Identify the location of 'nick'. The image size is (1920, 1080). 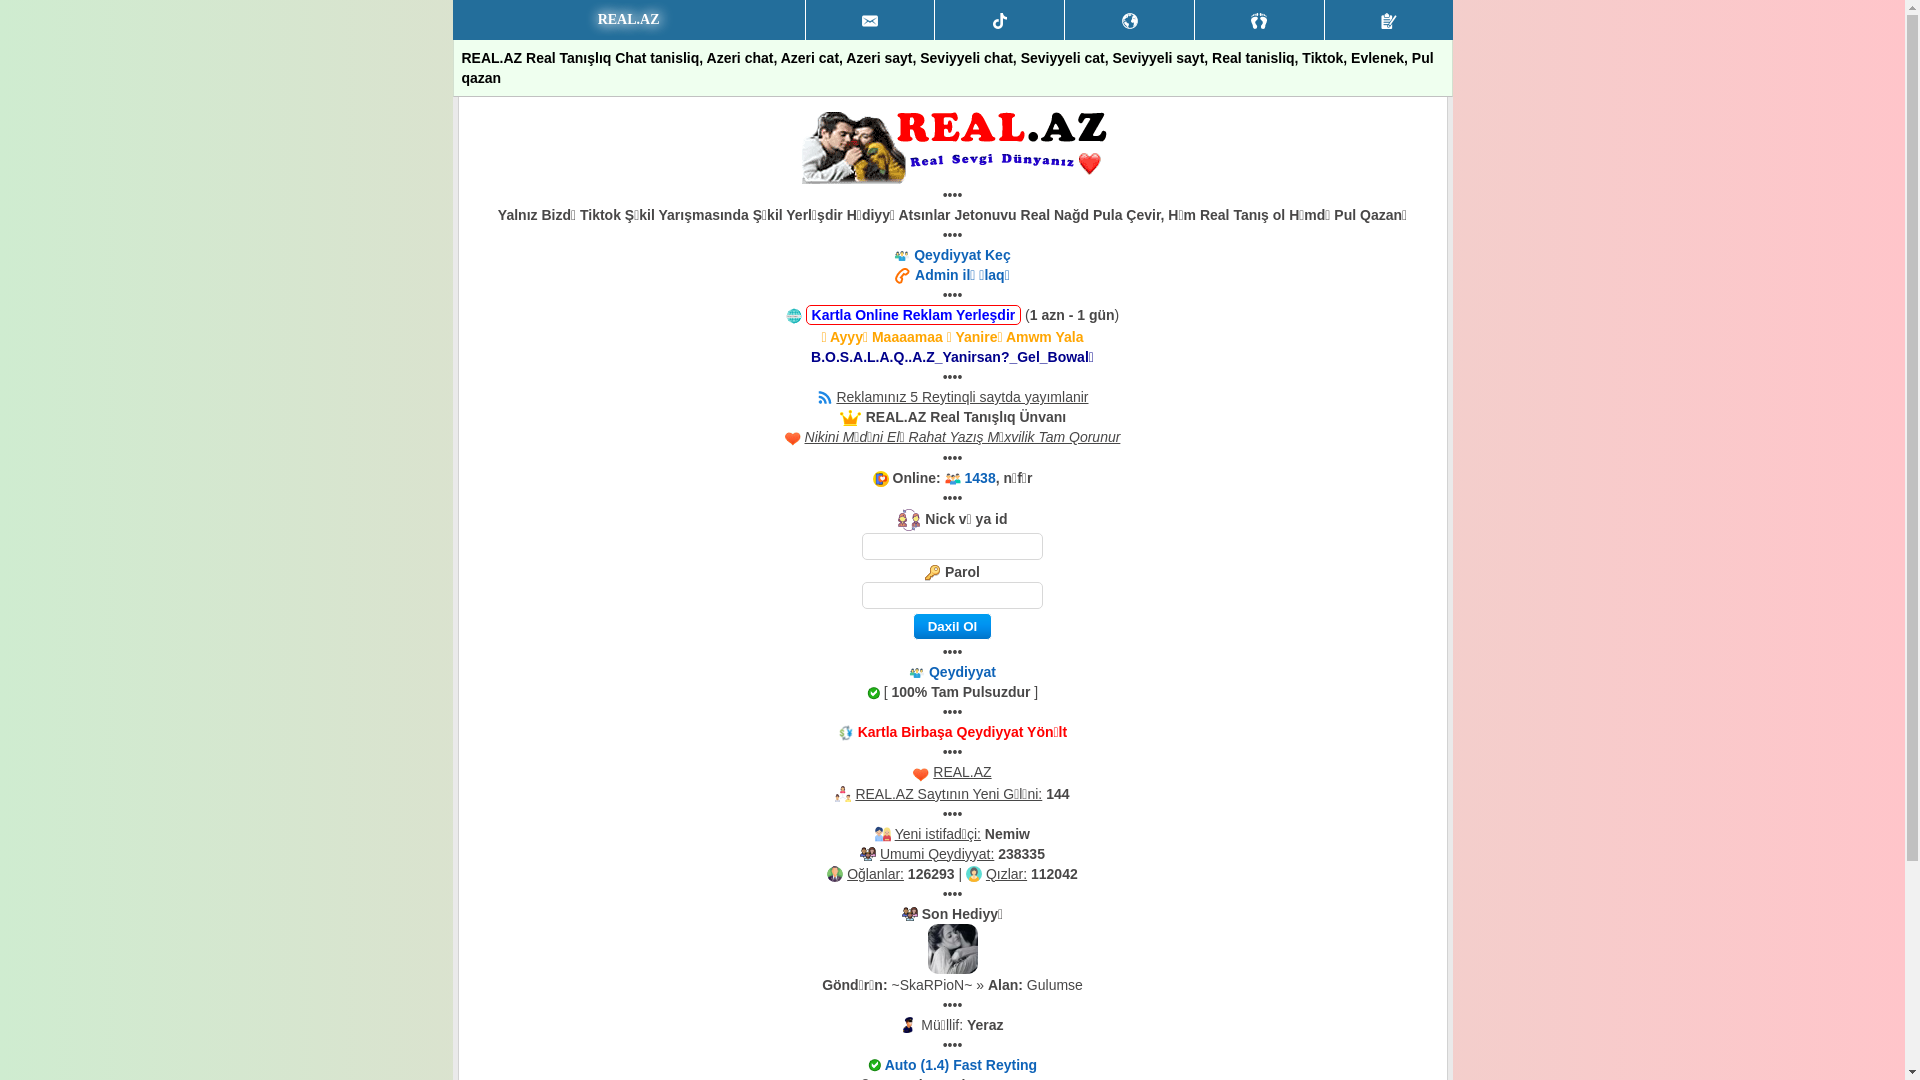
(951, 546).